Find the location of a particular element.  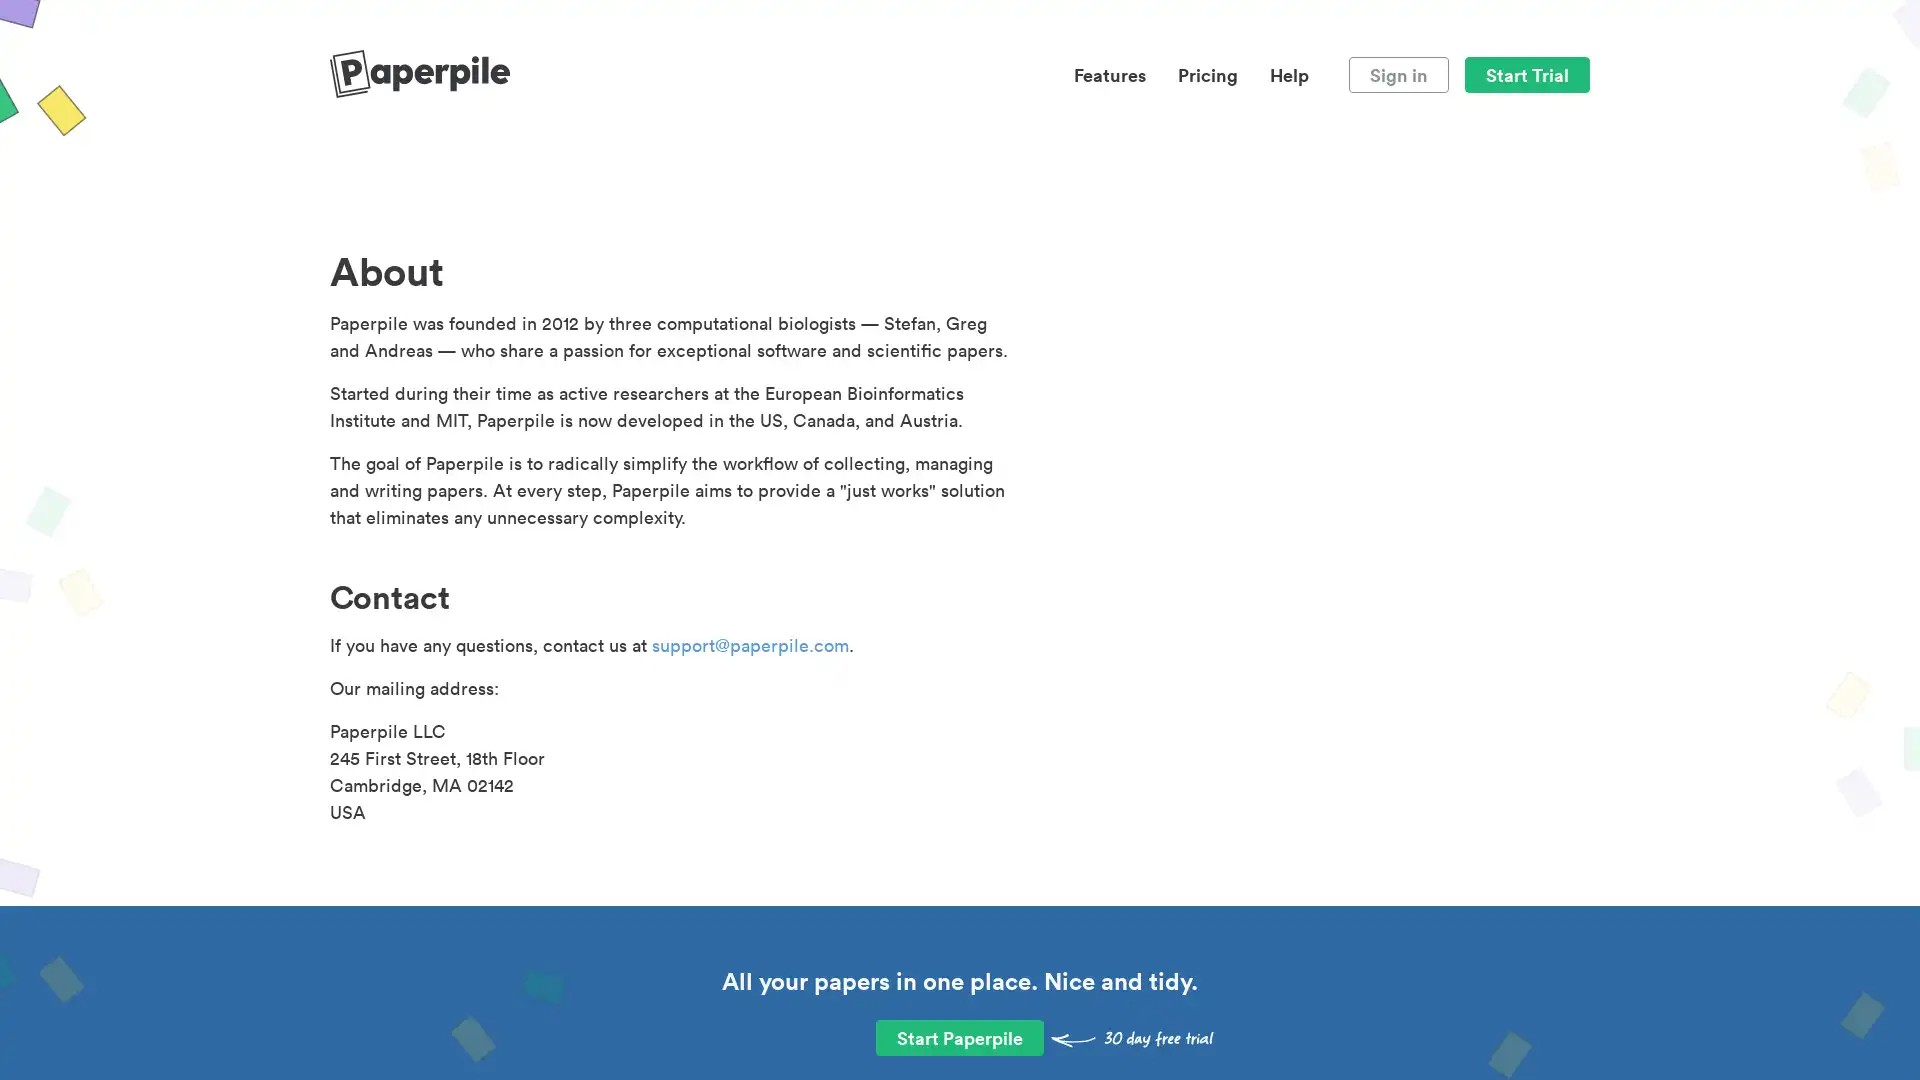

Start Paperpile is located at coordinates (960, 1036).